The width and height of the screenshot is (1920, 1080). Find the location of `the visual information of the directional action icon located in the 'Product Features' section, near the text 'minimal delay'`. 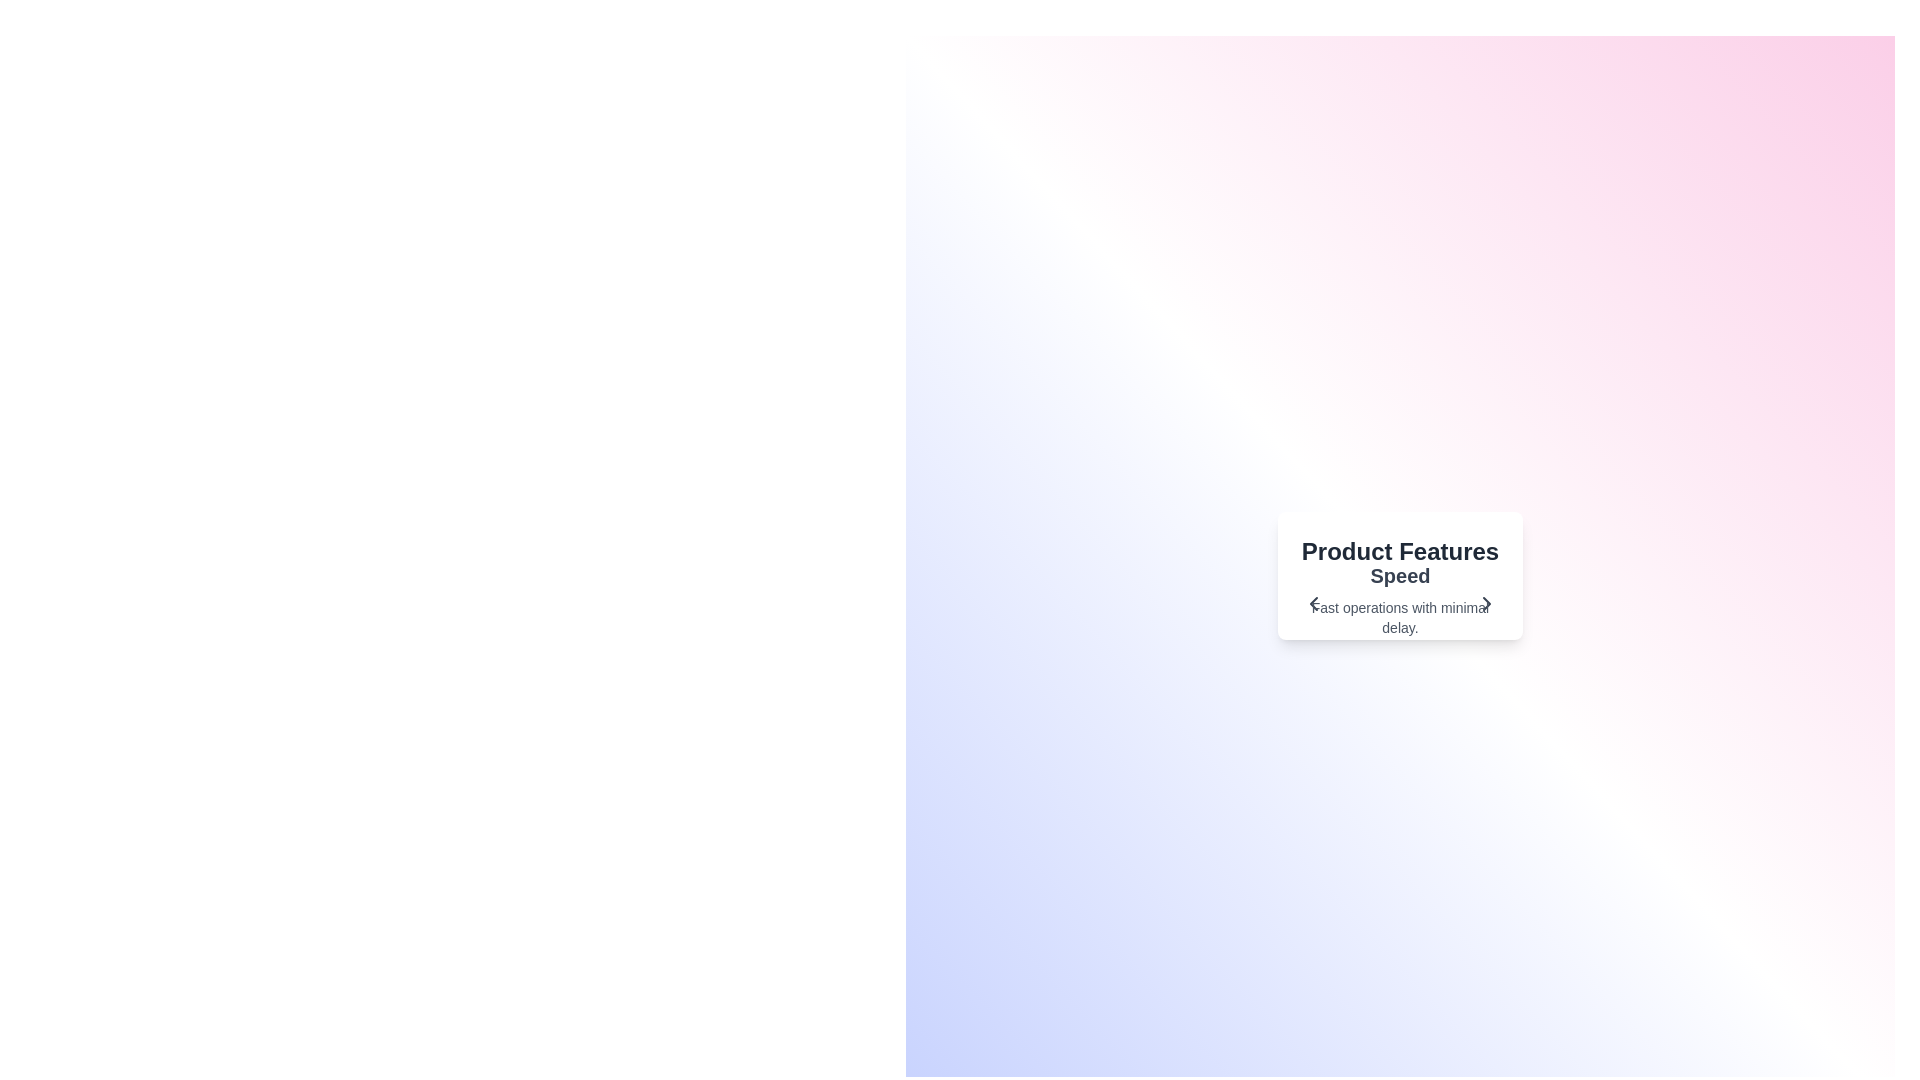

the visual information of the directional action icon located in the 'Product Features' section, near the text 'minimal delay' is located at coordinates (1487, 603).